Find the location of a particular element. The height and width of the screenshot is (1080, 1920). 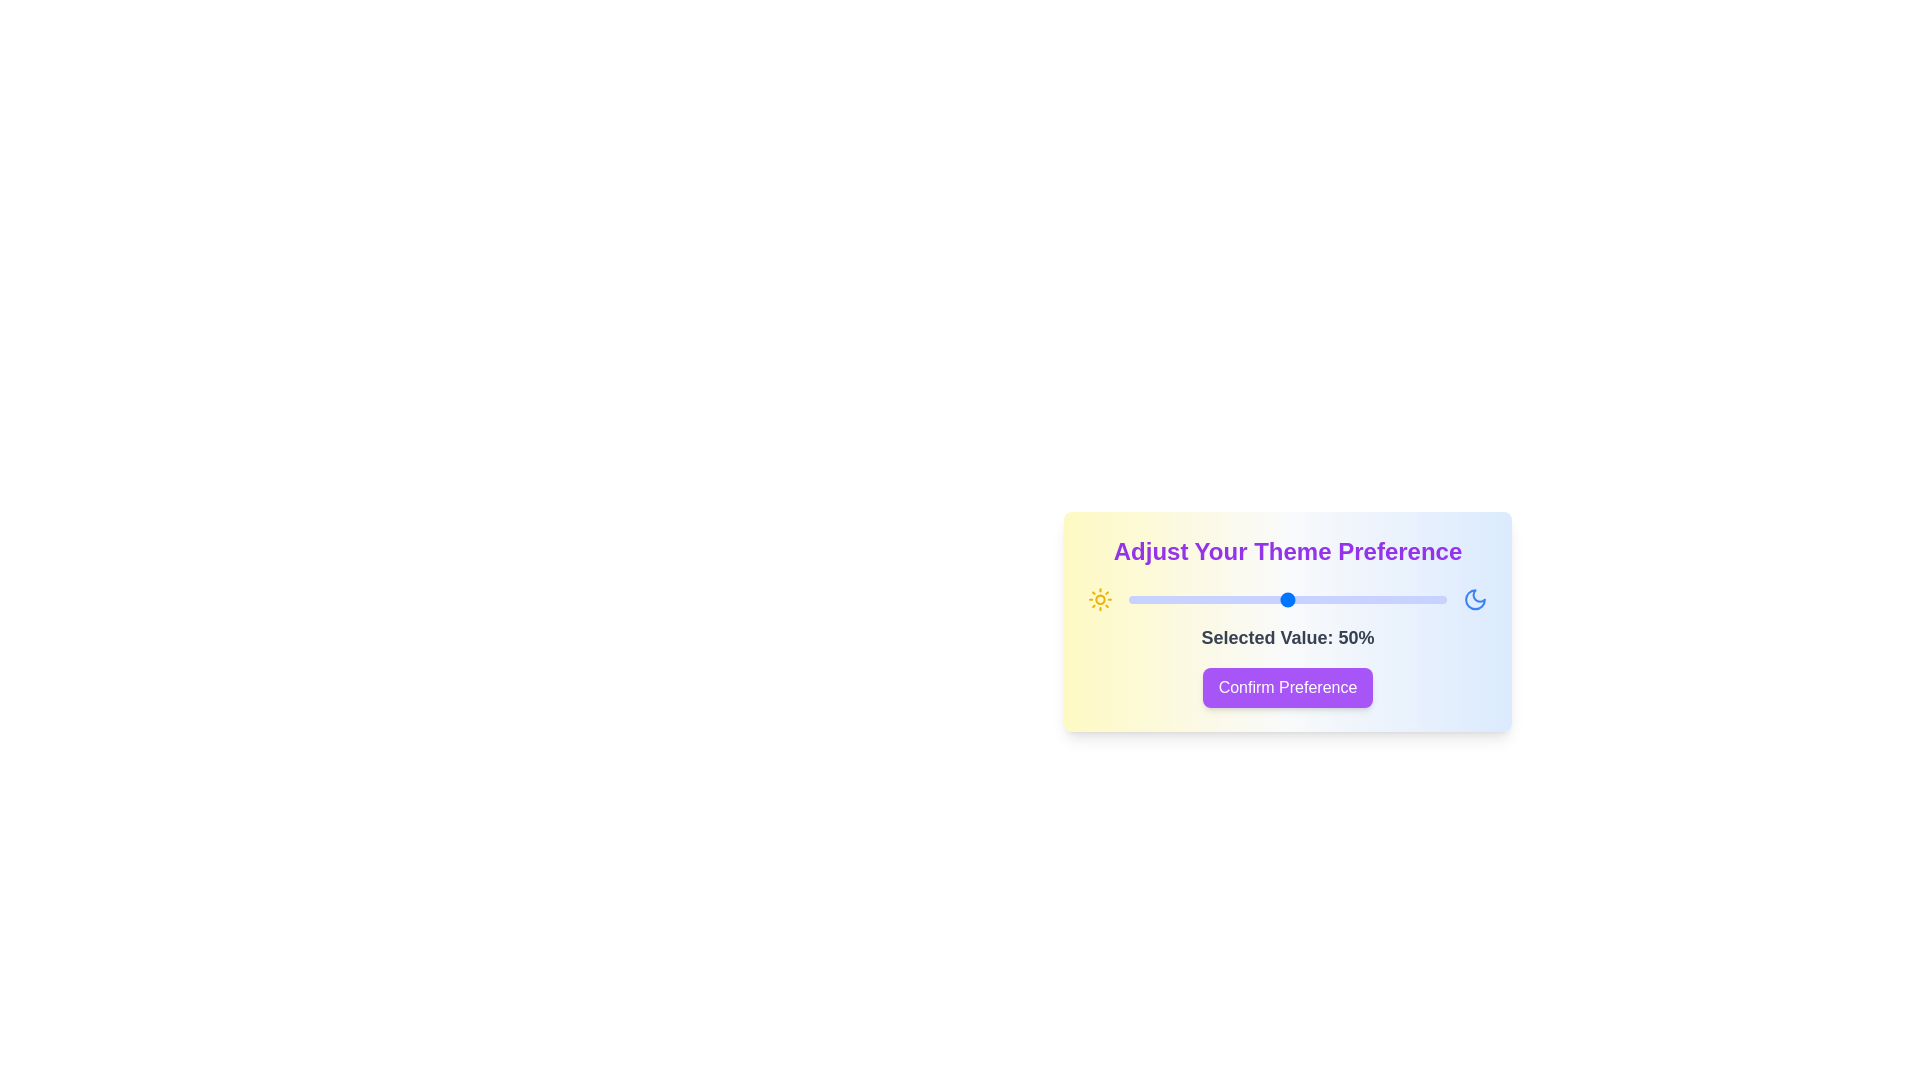

the slider that is part of the 'Adjust Your Theme Preference' card, which includes a sun icon on the left and a moon icon on the right, currently positioned at the midpoint indicating 50% is located at coordinates (1287, 599).